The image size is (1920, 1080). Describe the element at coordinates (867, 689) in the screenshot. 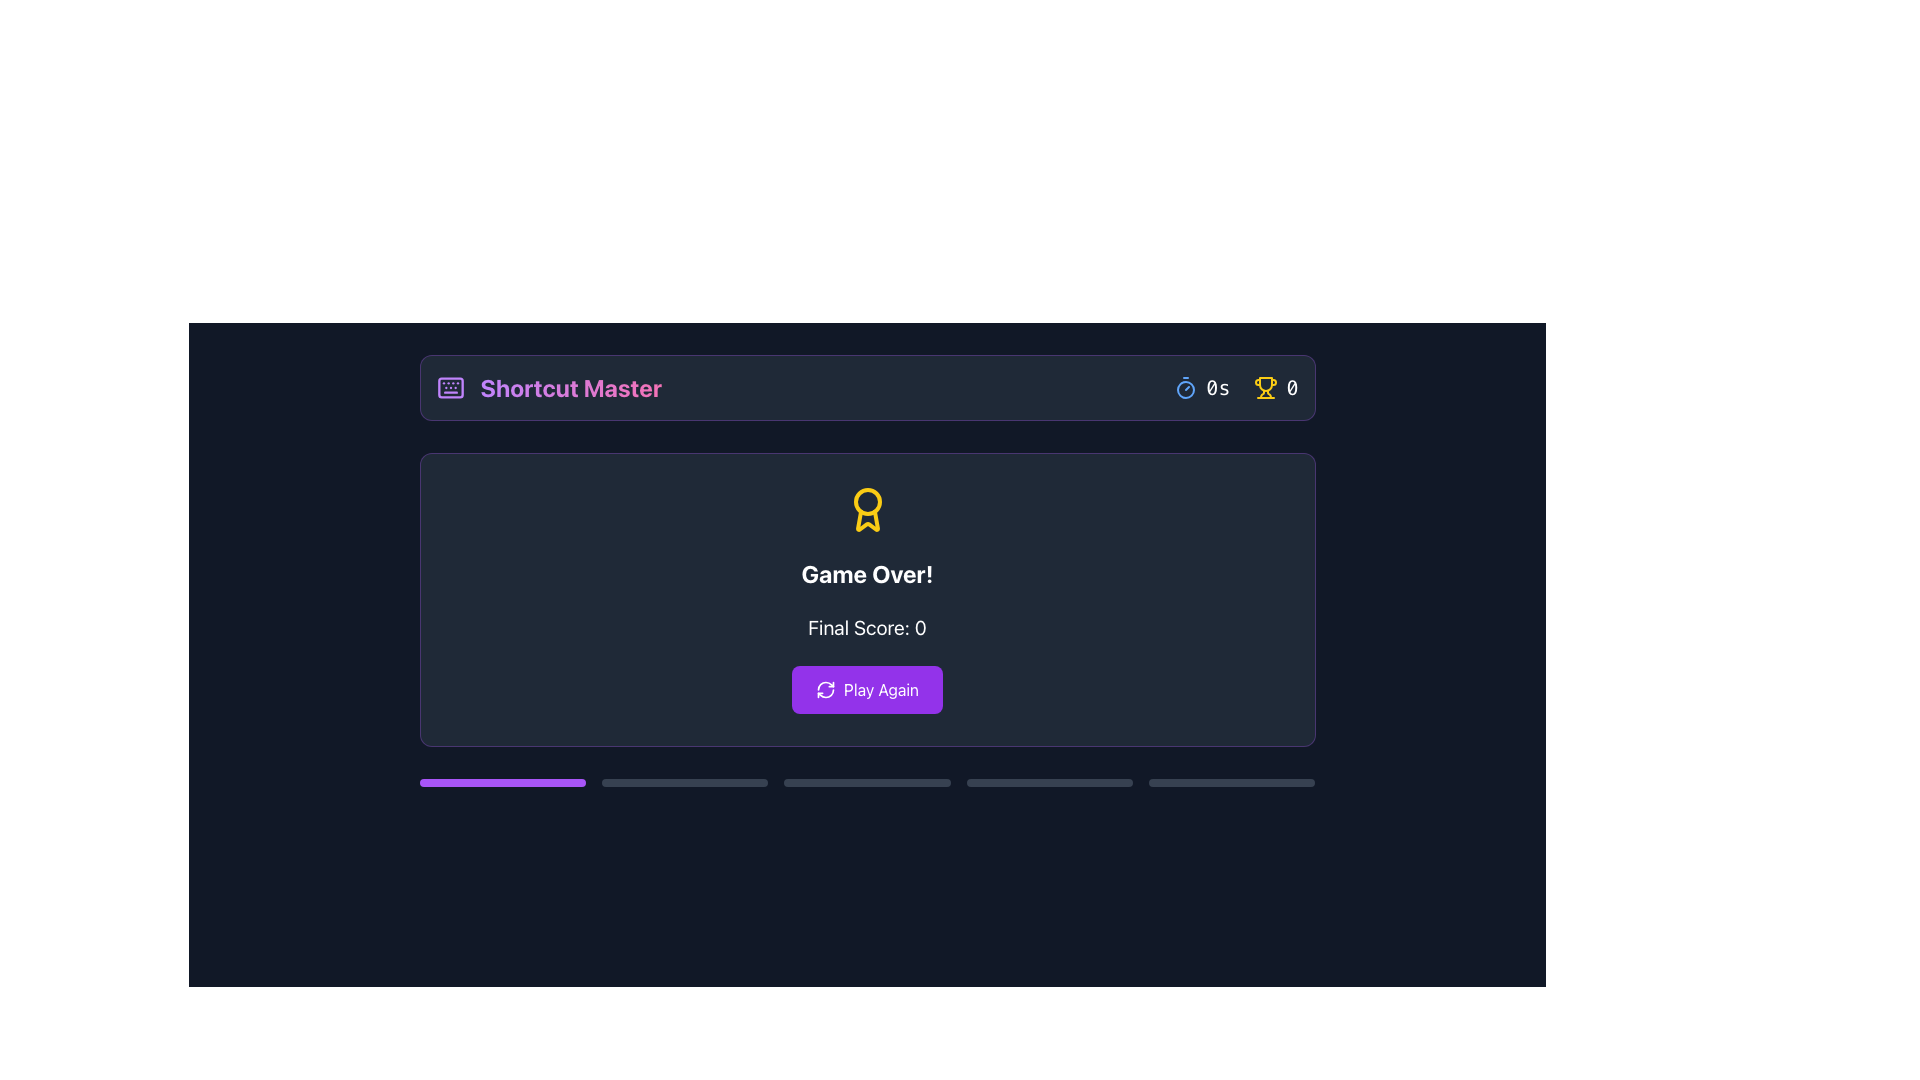

I see `the 'Play Again' button with a purple background and rounded corners for keyboard interaction` at that location.